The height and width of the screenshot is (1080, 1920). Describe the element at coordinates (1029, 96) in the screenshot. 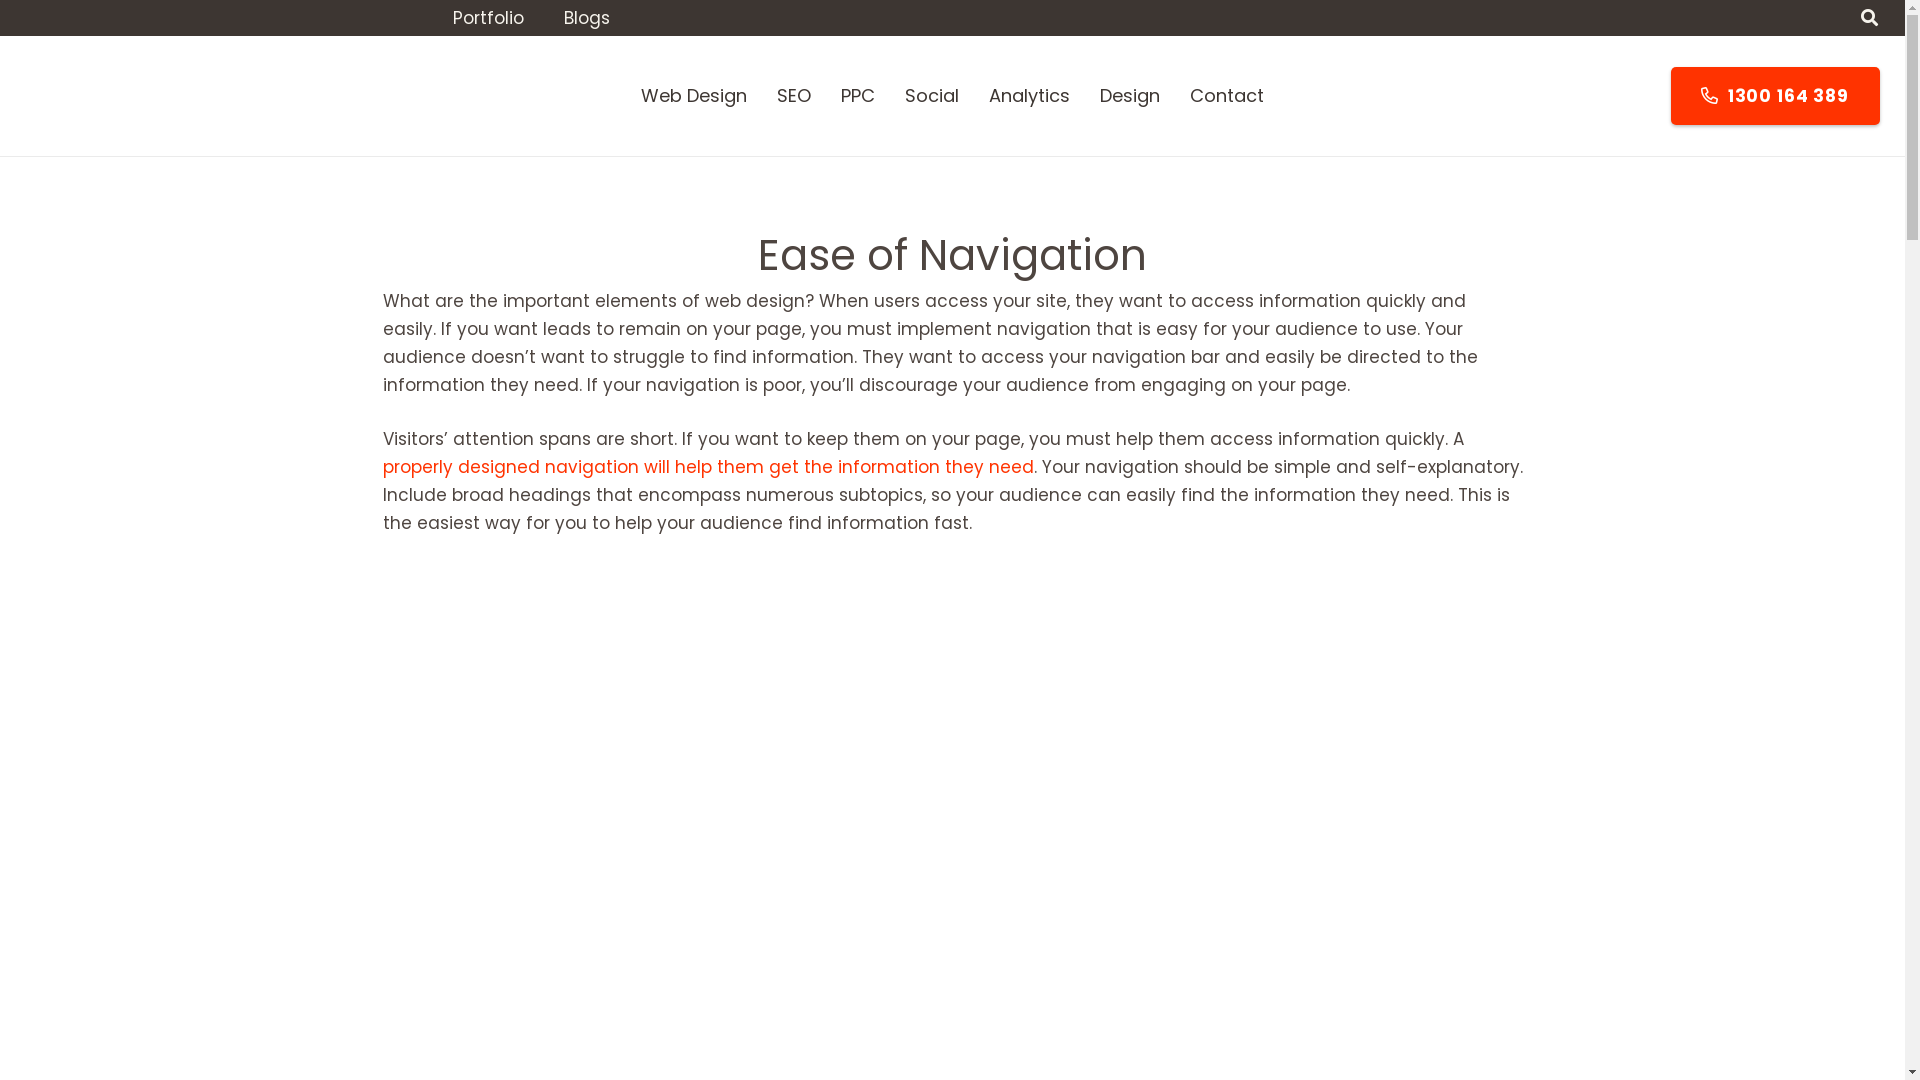

I see `'Analytics'` at that location.